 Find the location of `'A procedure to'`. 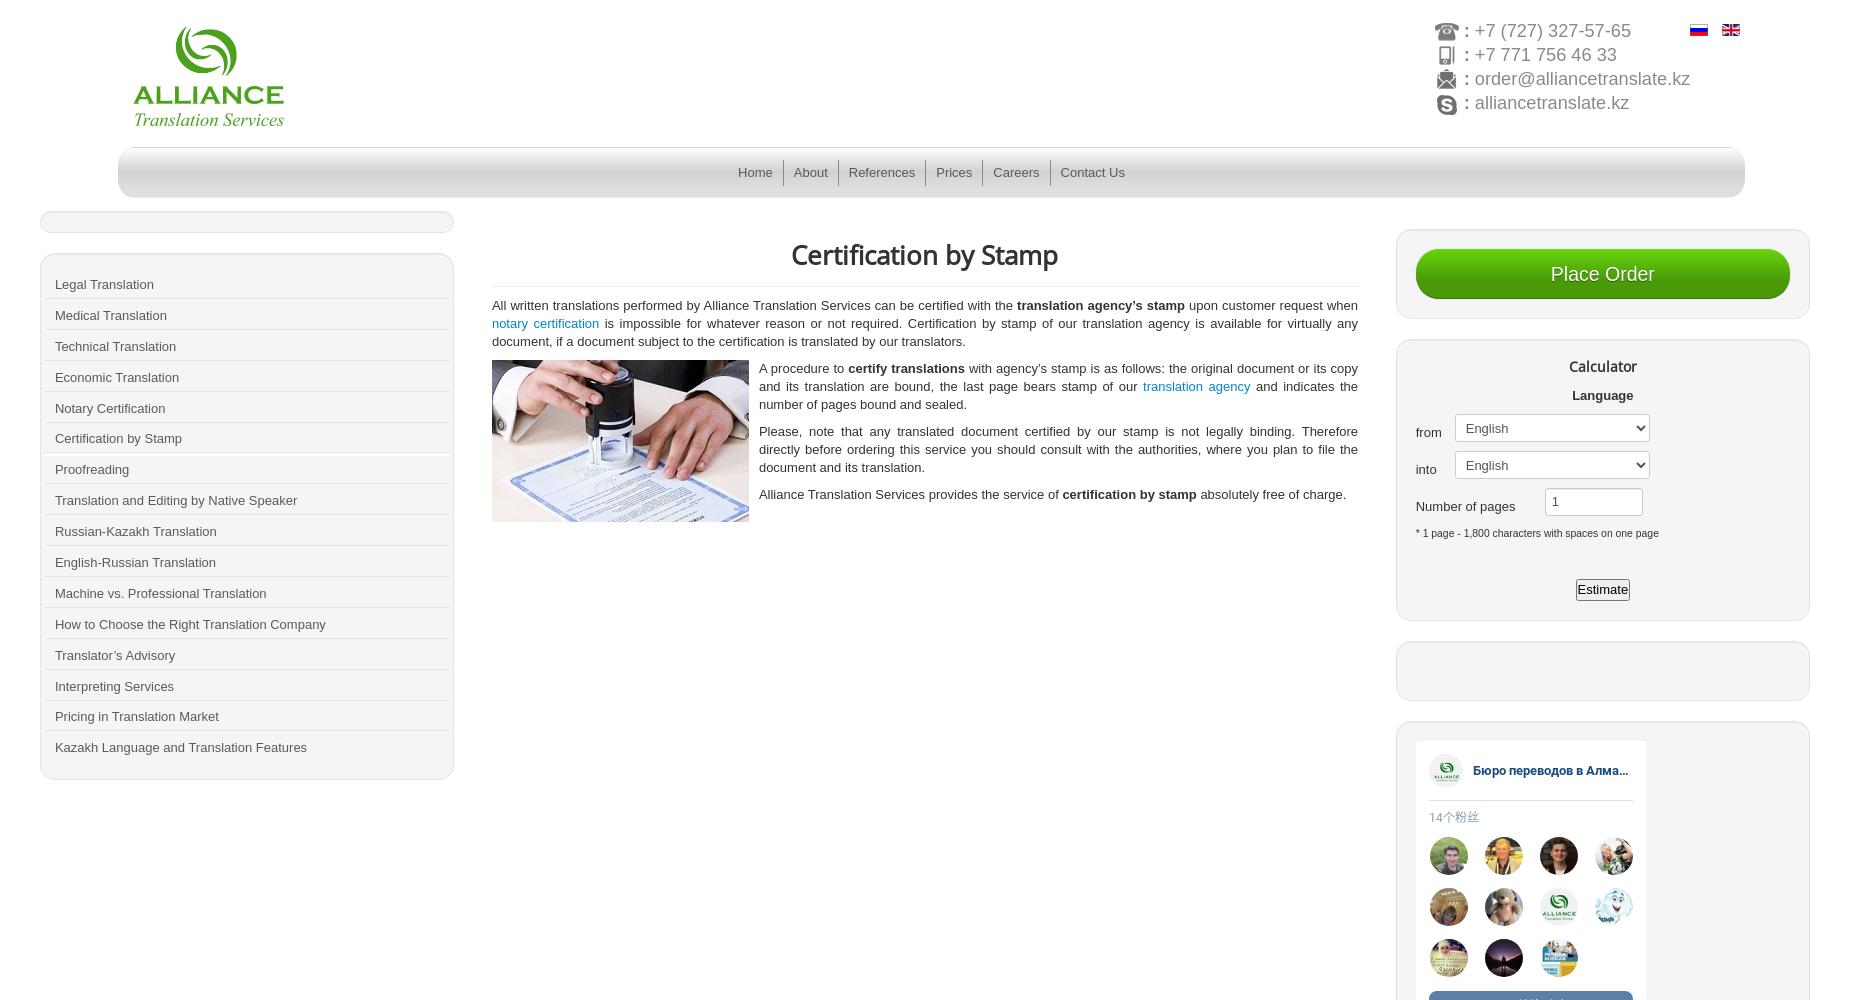

'A procedure to' is located at coordinates (757, 367).